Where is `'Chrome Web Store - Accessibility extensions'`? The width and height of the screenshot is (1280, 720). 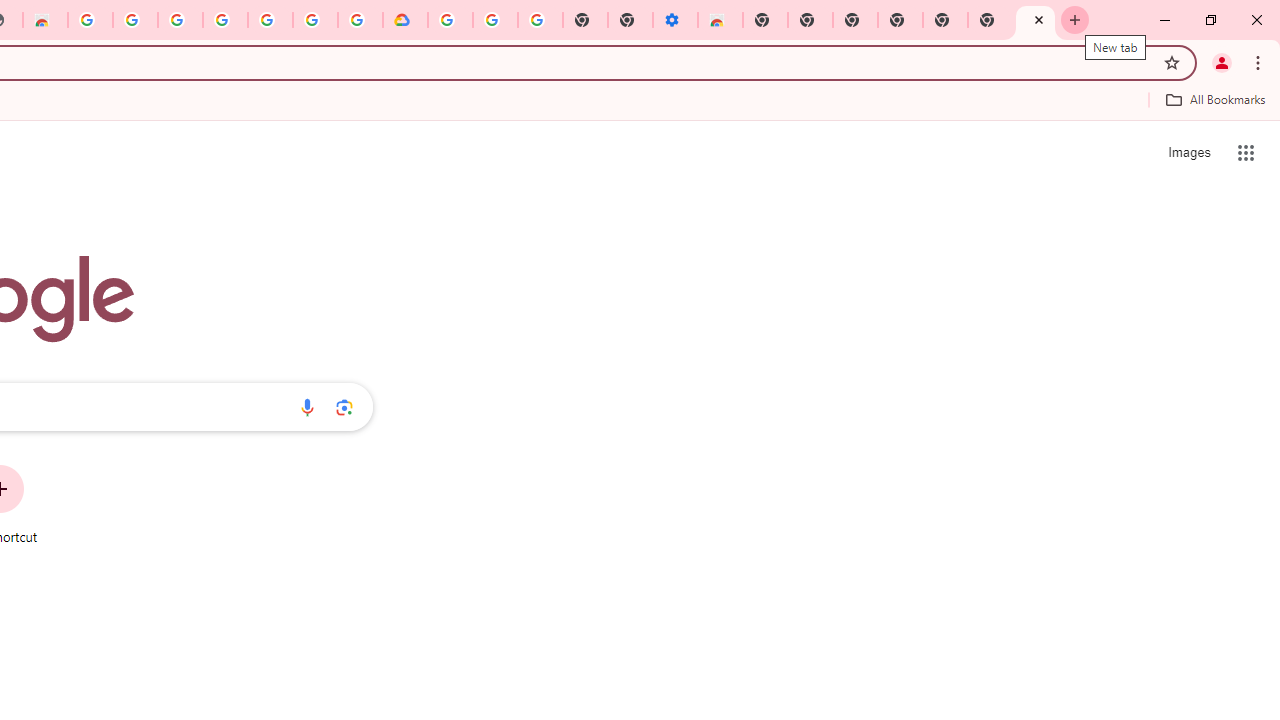
'Chrome Web Store - Accessibility extensions' is located at coordinates (720, 20).